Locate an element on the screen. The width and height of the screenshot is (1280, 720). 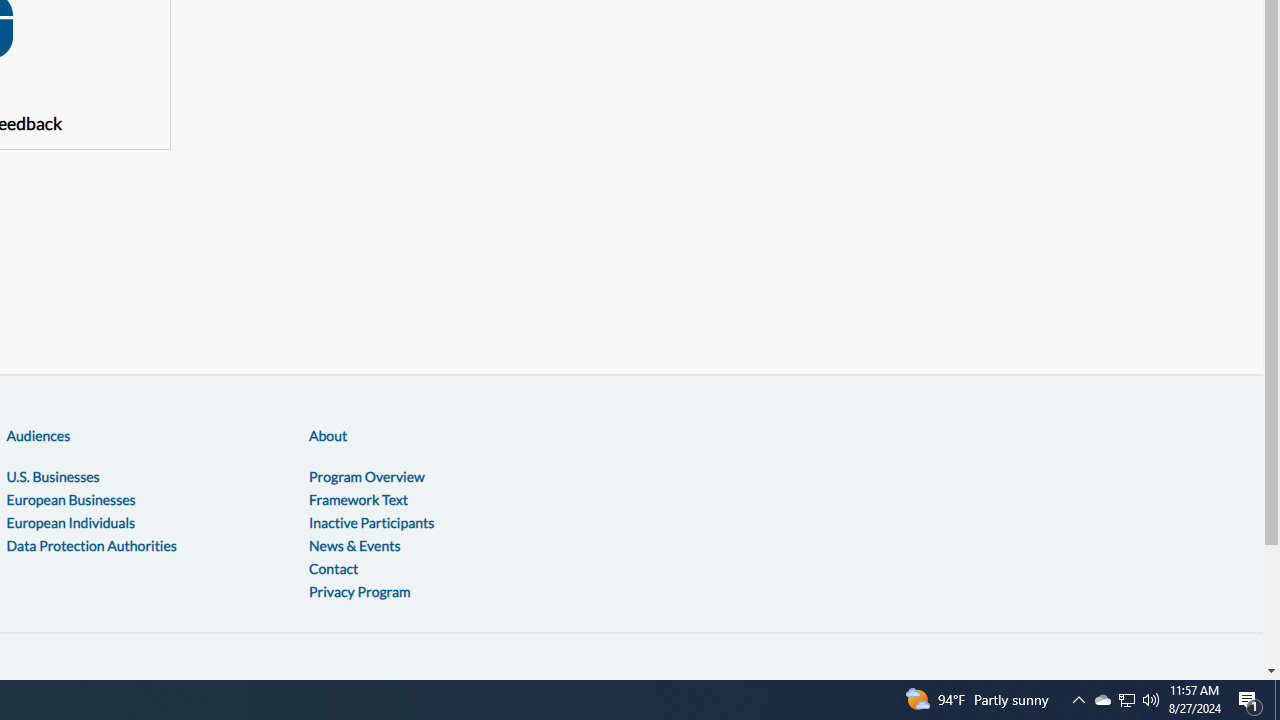
'Inactive Participants' is located at coordinates (371, 521).